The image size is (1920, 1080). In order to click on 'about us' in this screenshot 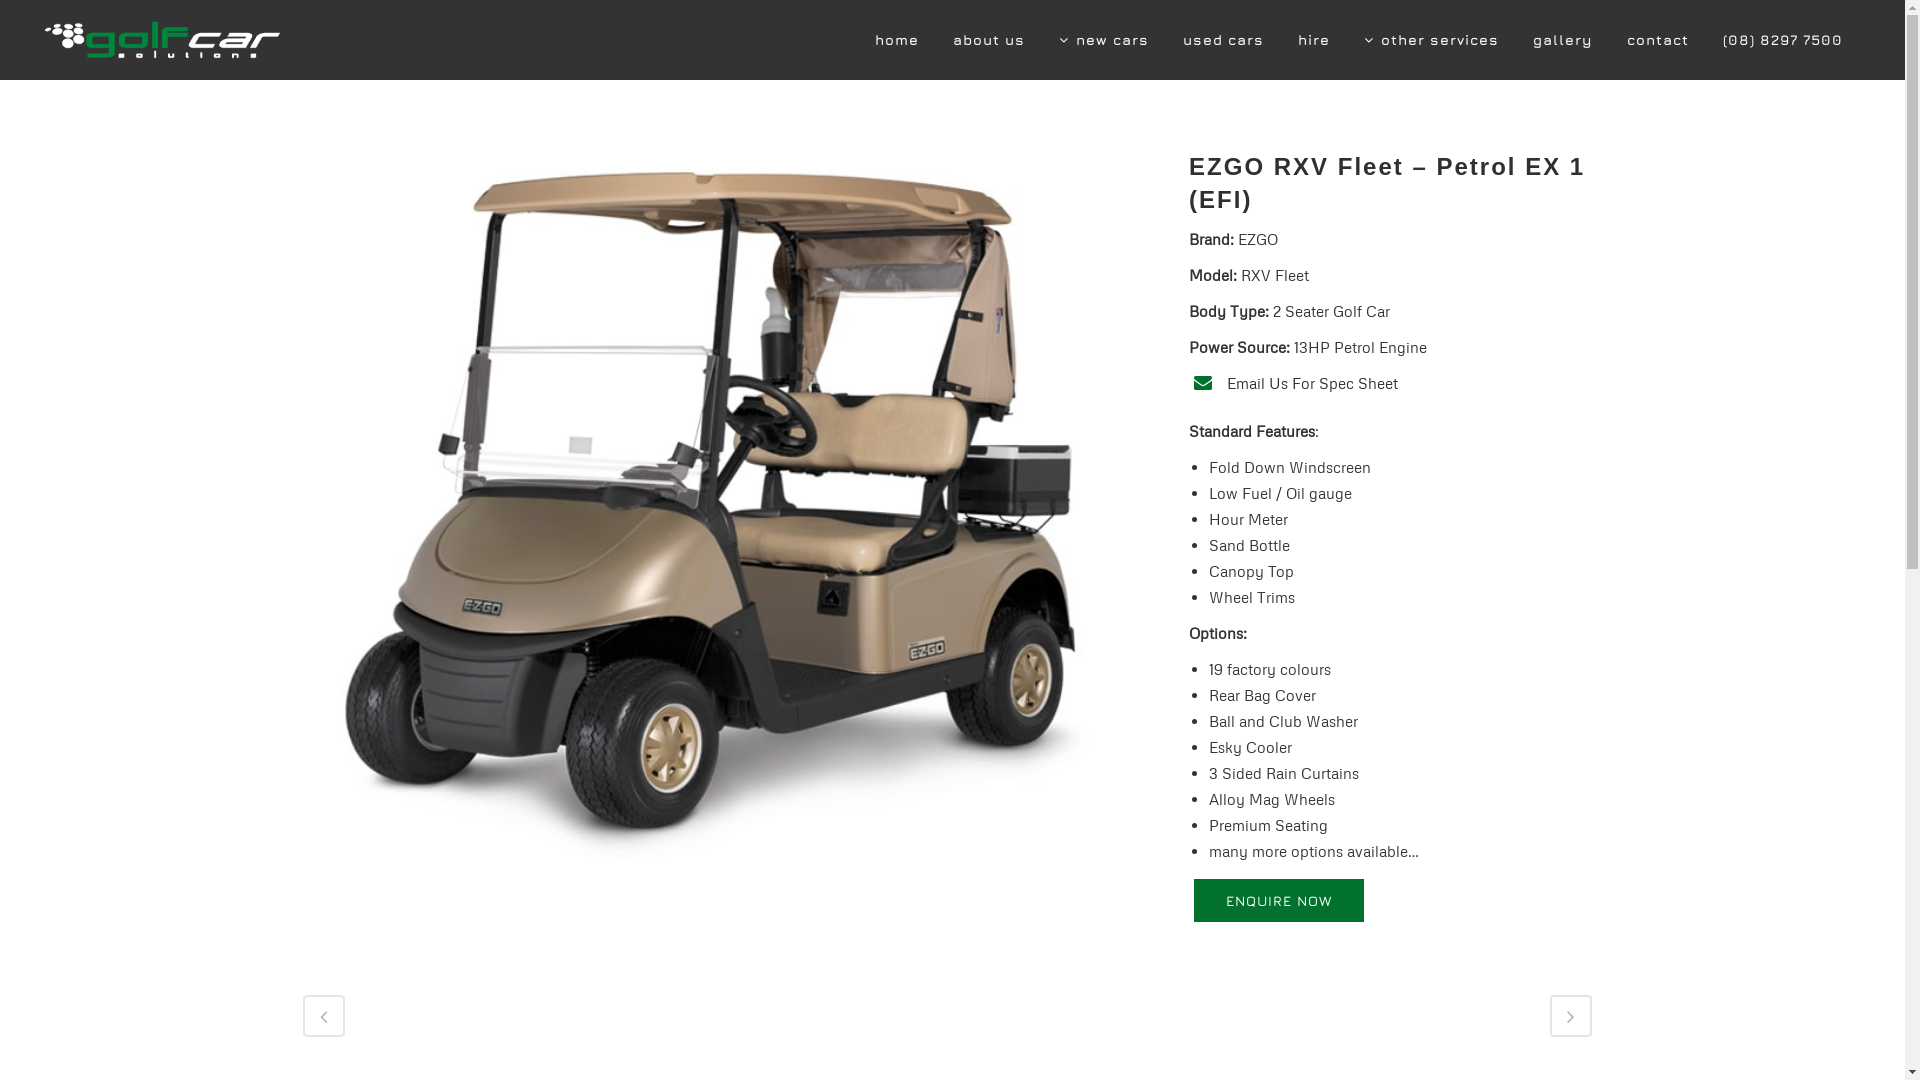, I will do `click(988, 39)`.